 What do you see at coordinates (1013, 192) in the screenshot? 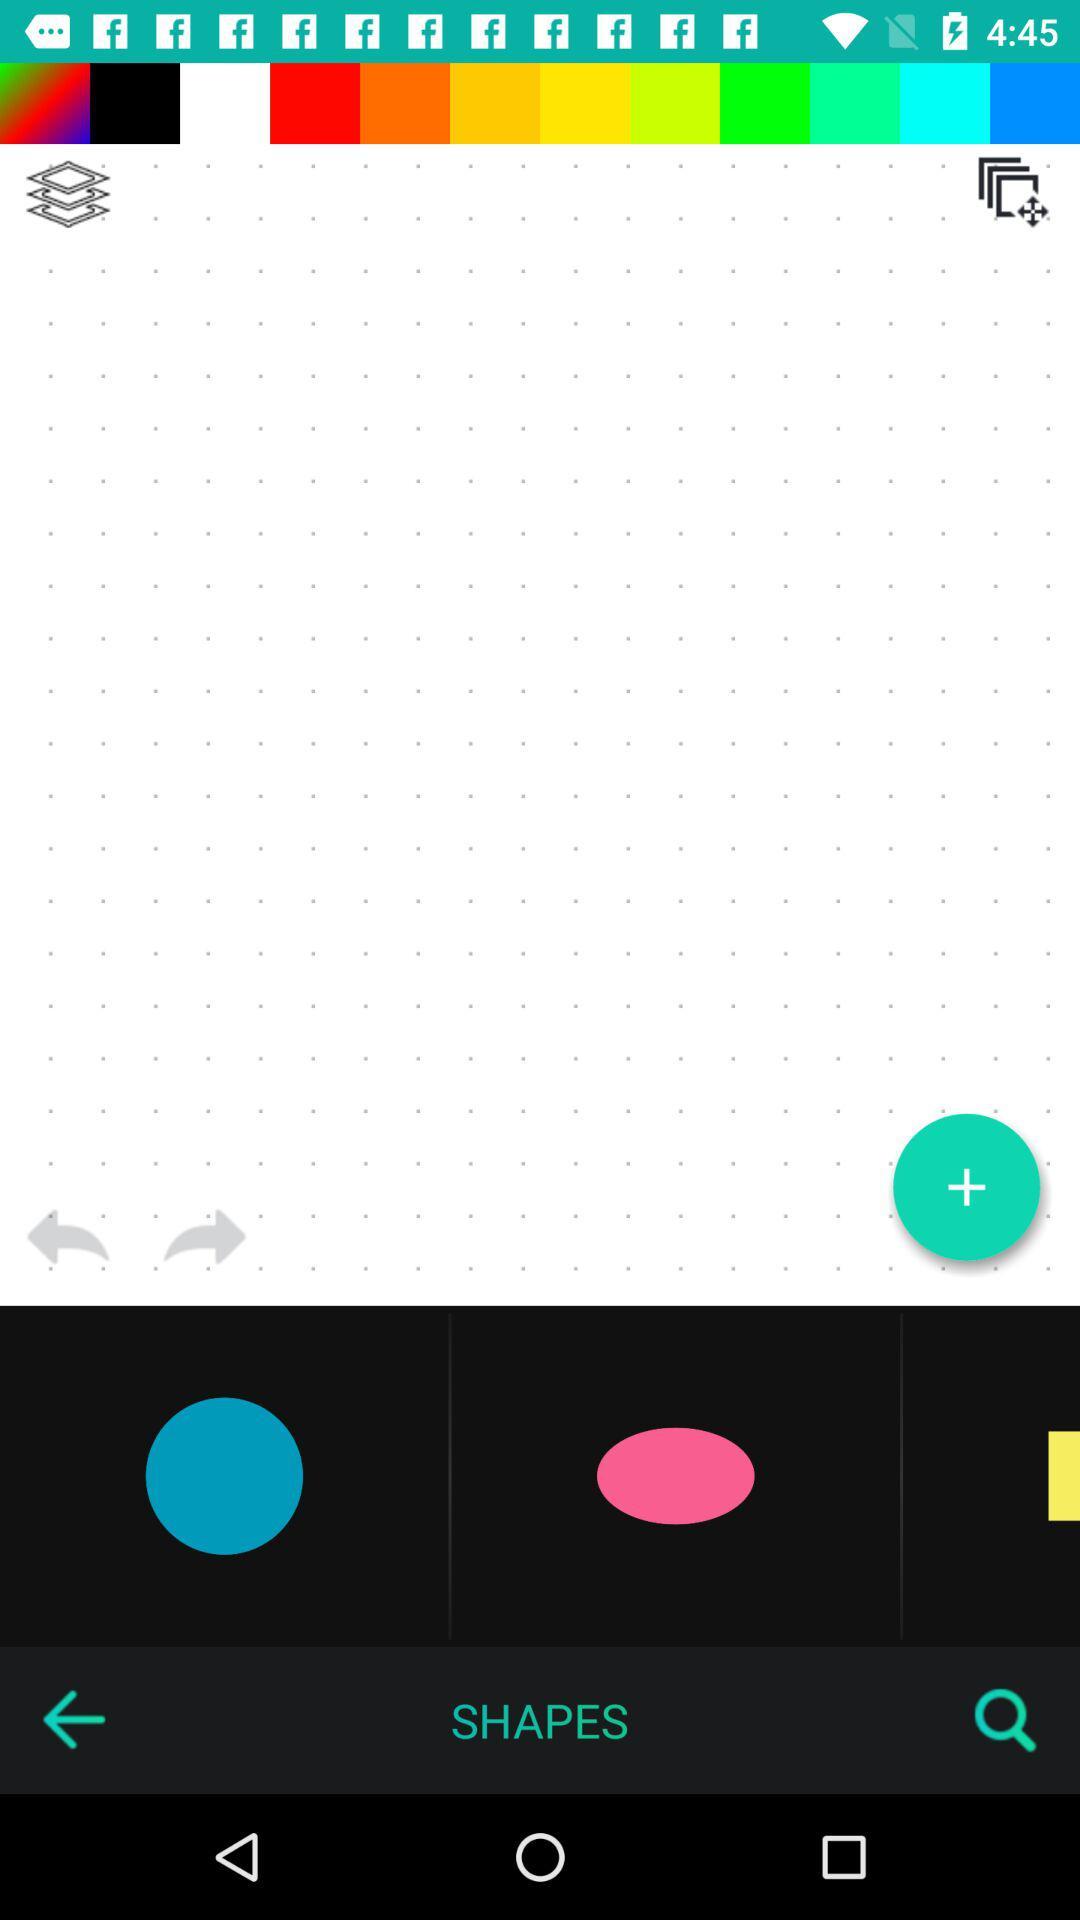
I see `the icon at the top right corner` at bounding box center [1013, 192].